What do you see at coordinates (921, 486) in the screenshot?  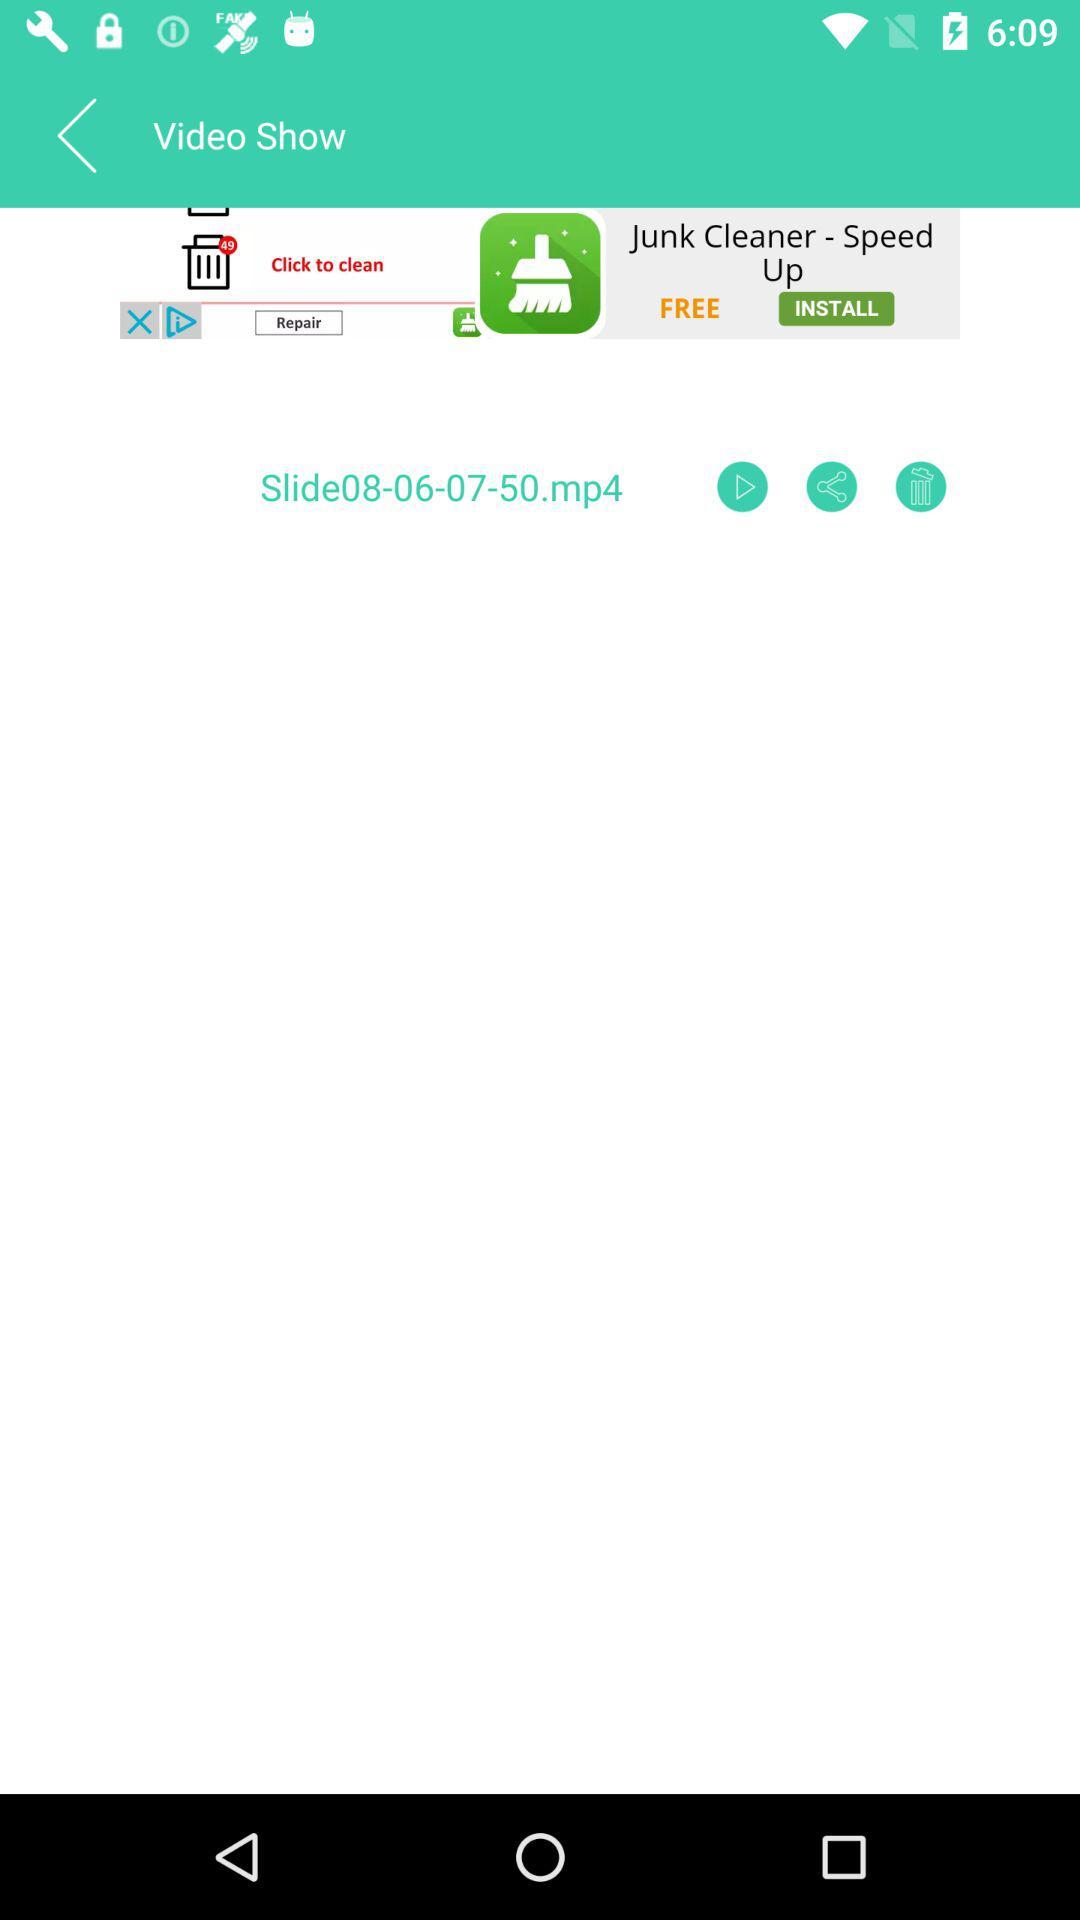 I see `delete file` at bounding box center [921, 486].